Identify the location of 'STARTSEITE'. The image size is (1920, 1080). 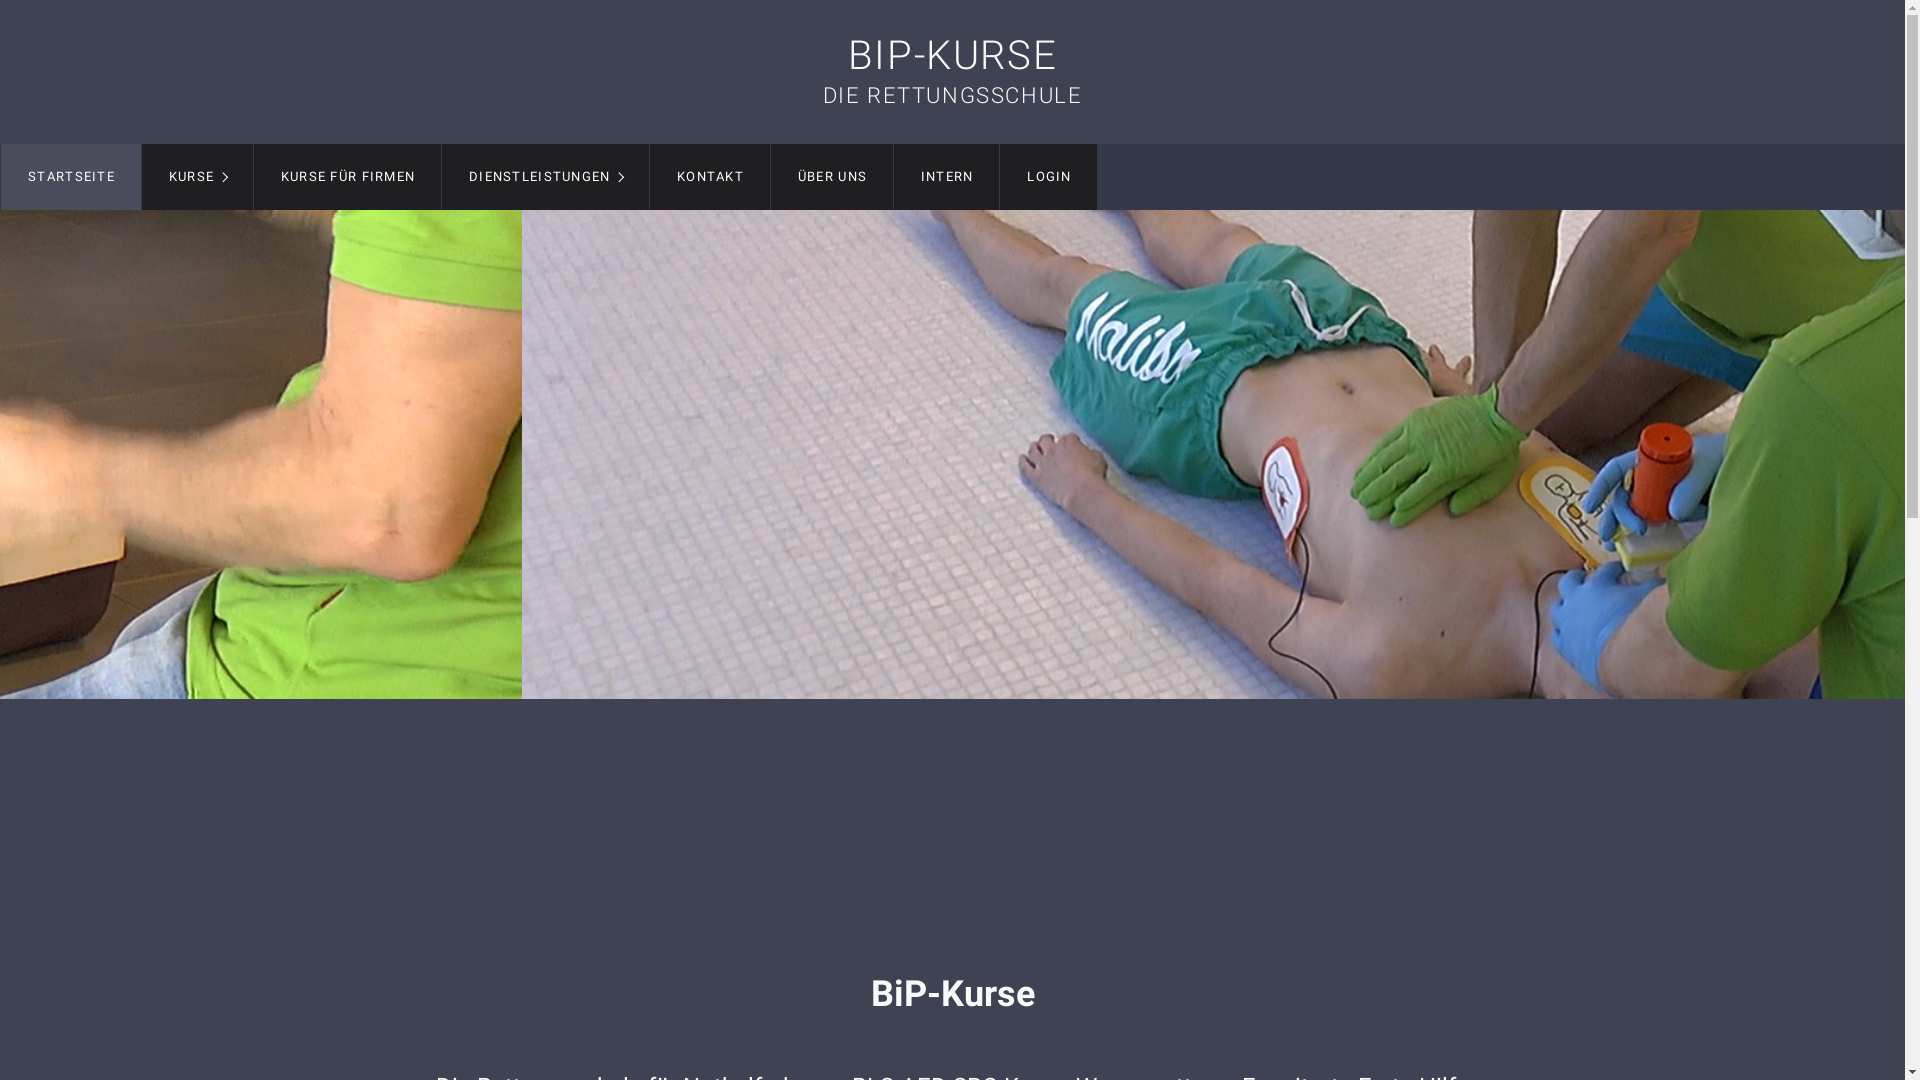
(71, 176).